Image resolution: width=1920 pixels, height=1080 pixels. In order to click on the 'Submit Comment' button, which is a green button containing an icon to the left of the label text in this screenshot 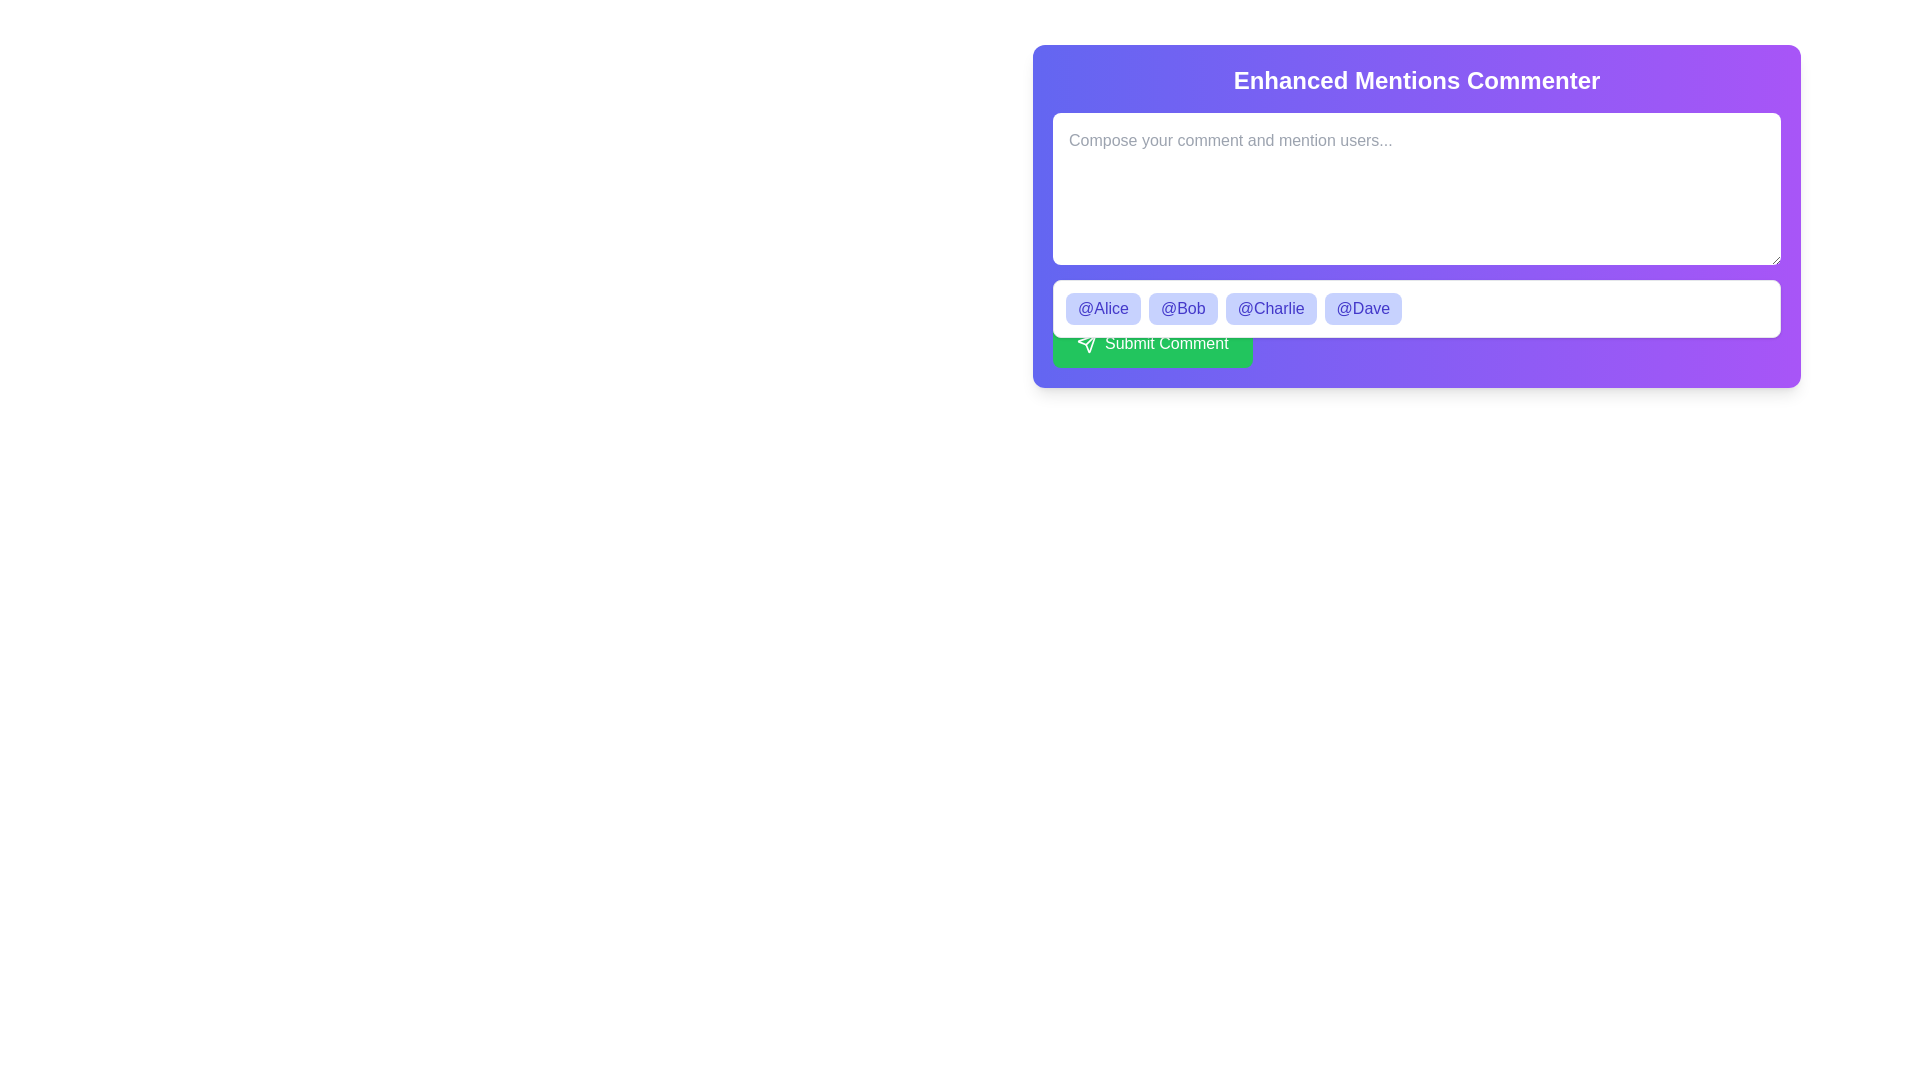, I will do `click(1085, 342)`.